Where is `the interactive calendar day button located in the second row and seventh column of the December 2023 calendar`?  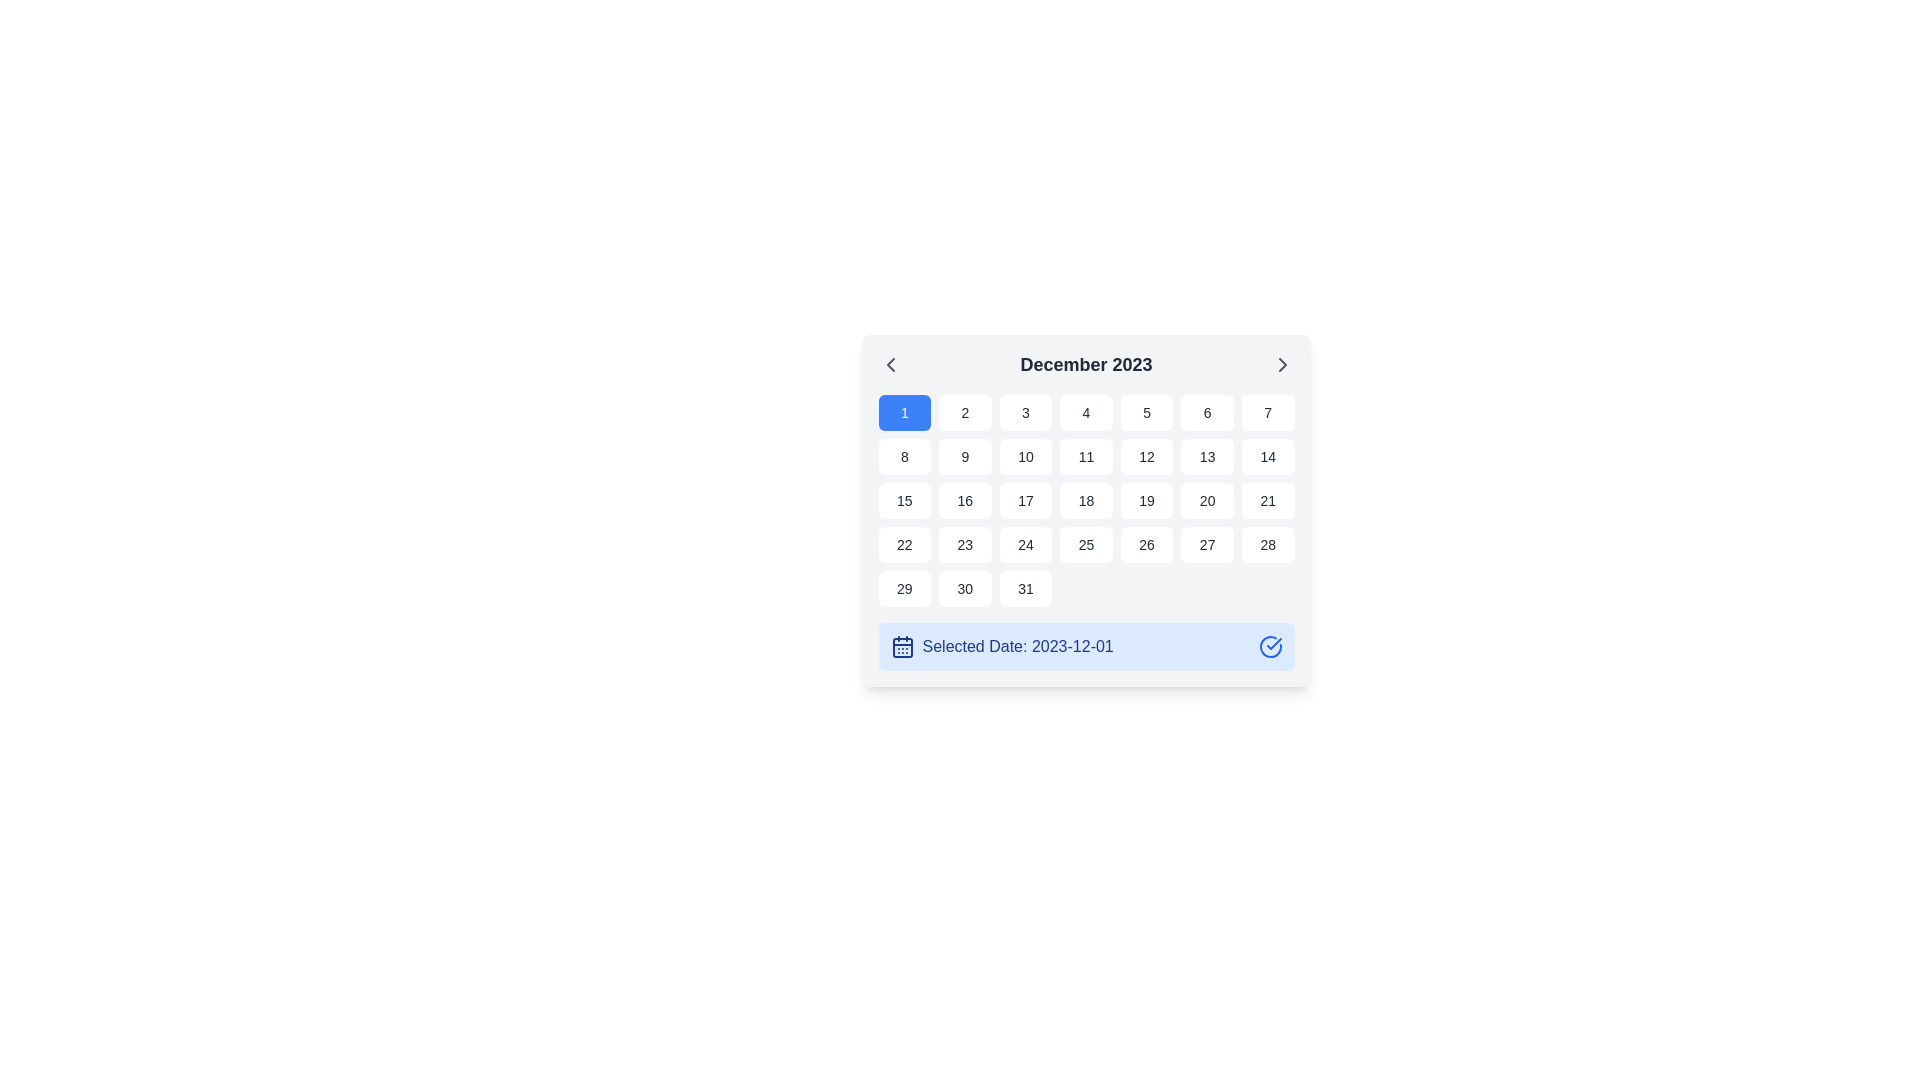
the interactive calendar day button located in the second row and seventh column of the December 2023 calendar is located at coordinates (1266, 456).